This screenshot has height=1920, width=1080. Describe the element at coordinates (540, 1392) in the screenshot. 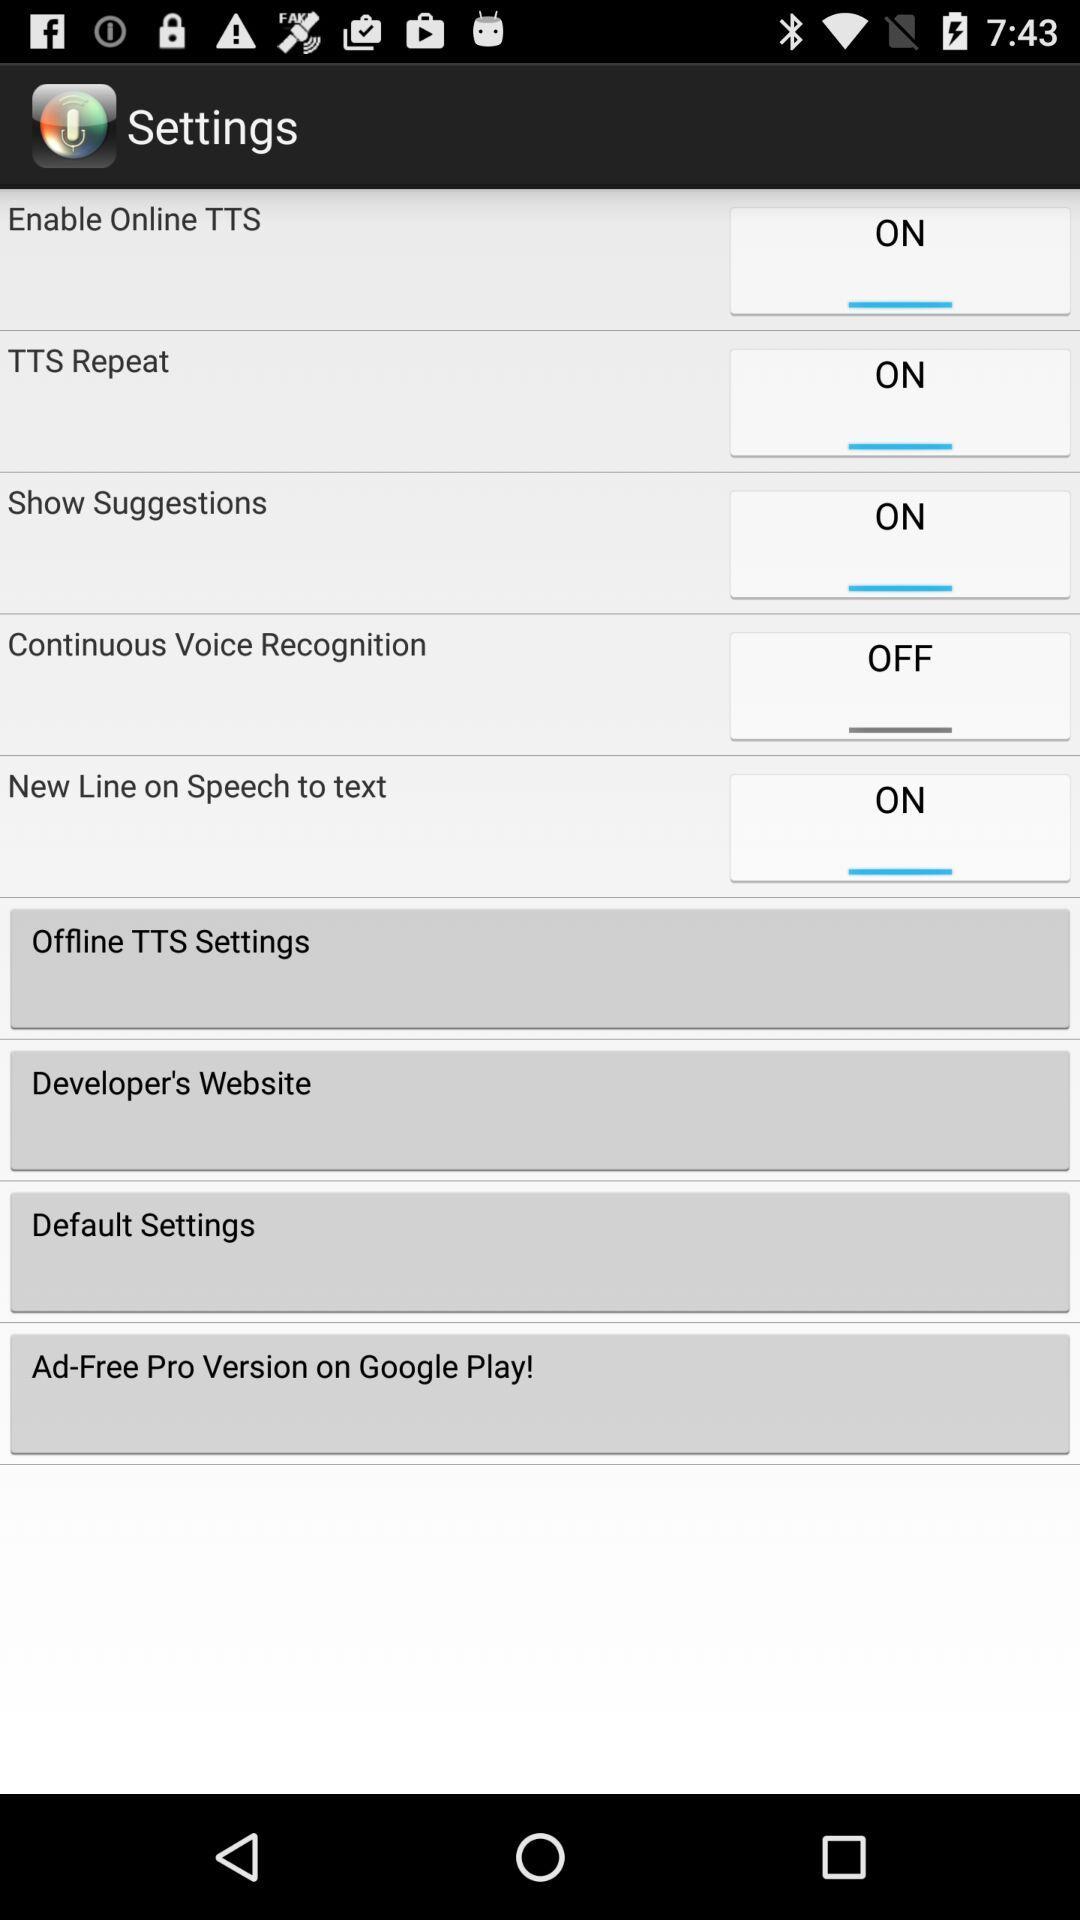

I see `the ad free pro button` at that location.